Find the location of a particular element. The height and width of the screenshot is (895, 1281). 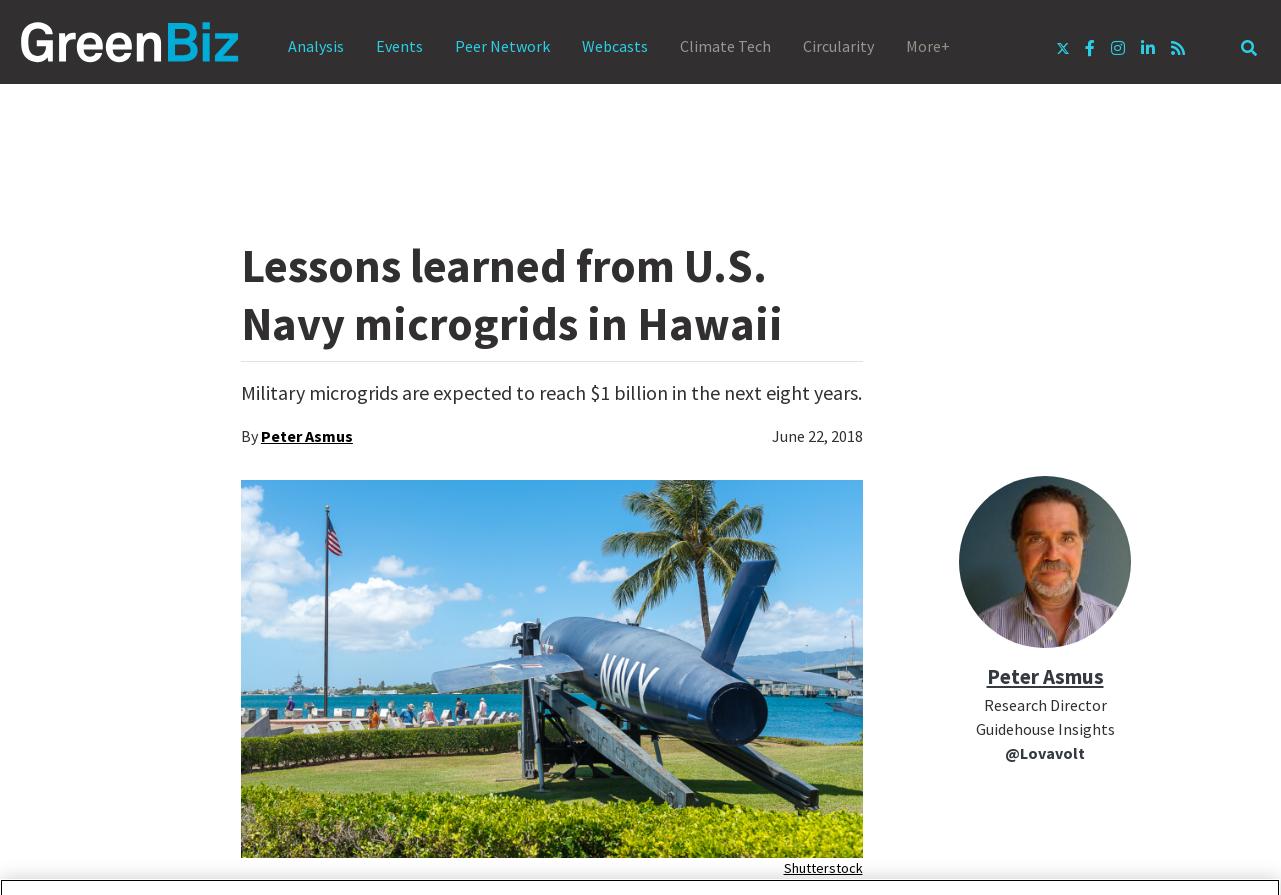

'Close Authorship' is located at coordinates (912, 859).